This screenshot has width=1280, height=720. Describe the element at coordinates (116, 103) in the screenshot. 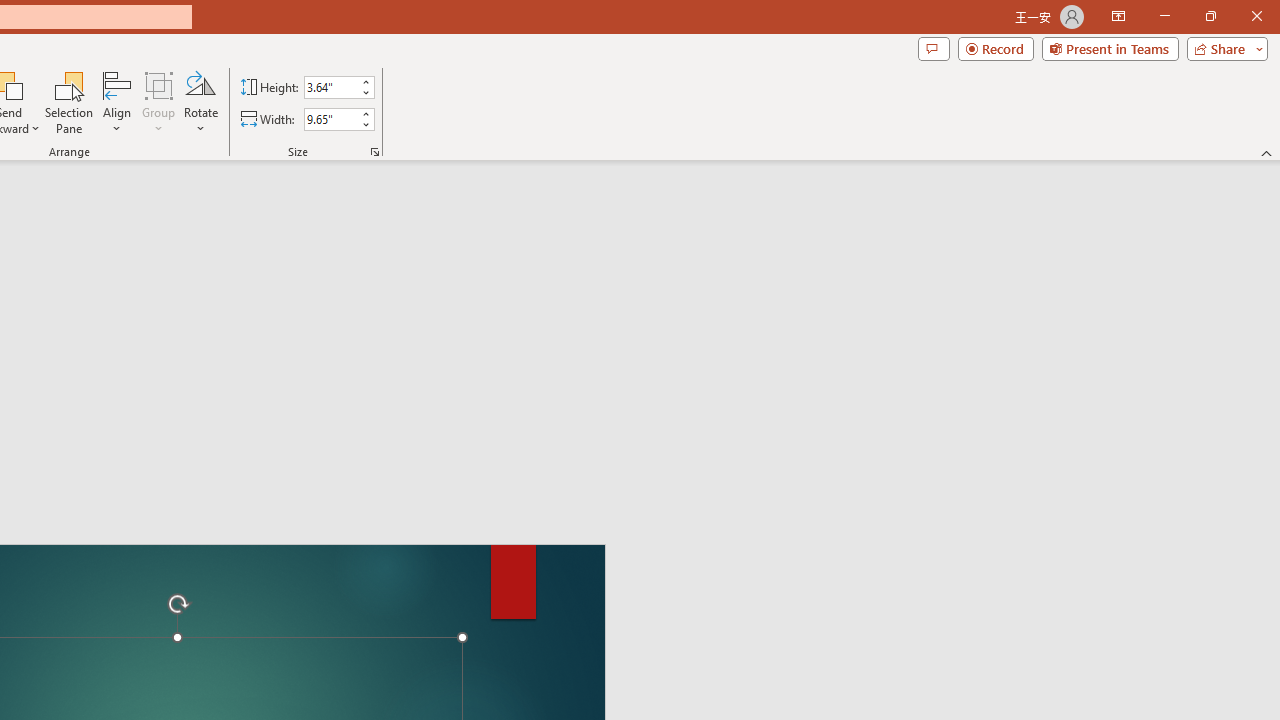

I see `'Align'` at that location.